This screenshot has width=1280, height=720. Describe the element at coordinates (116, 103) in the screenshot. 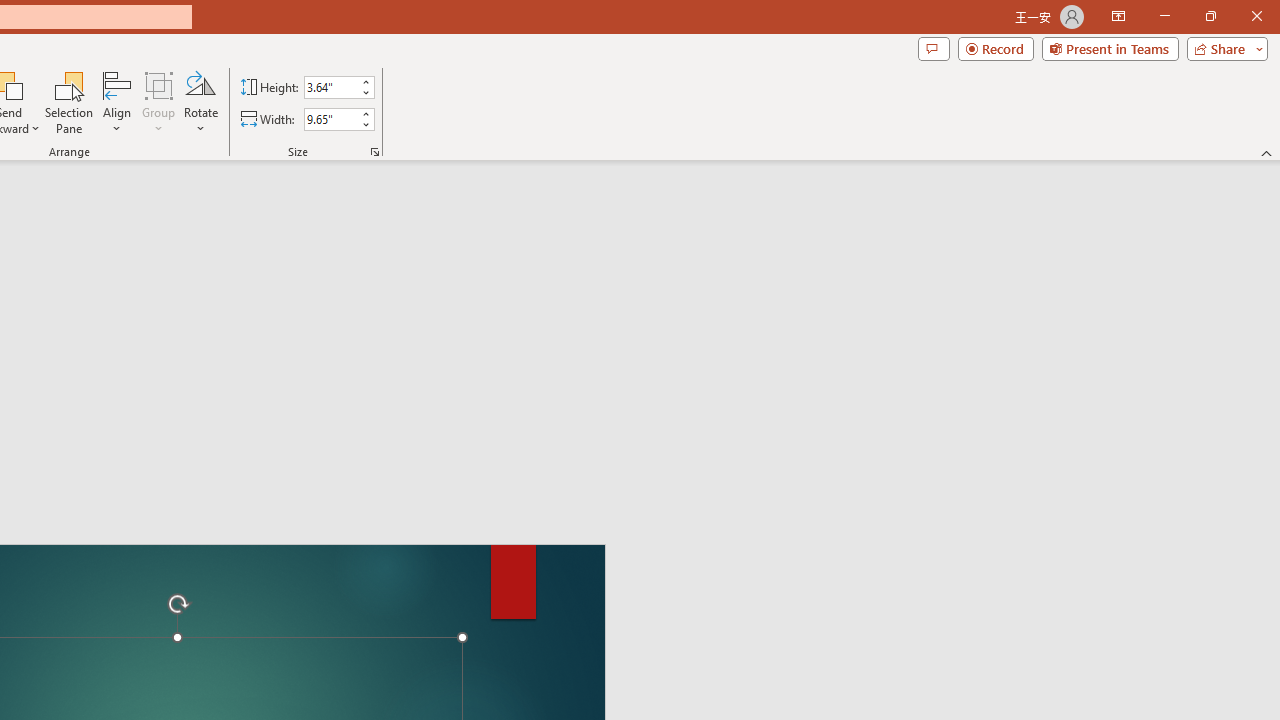

I see `'Align'` at that location.